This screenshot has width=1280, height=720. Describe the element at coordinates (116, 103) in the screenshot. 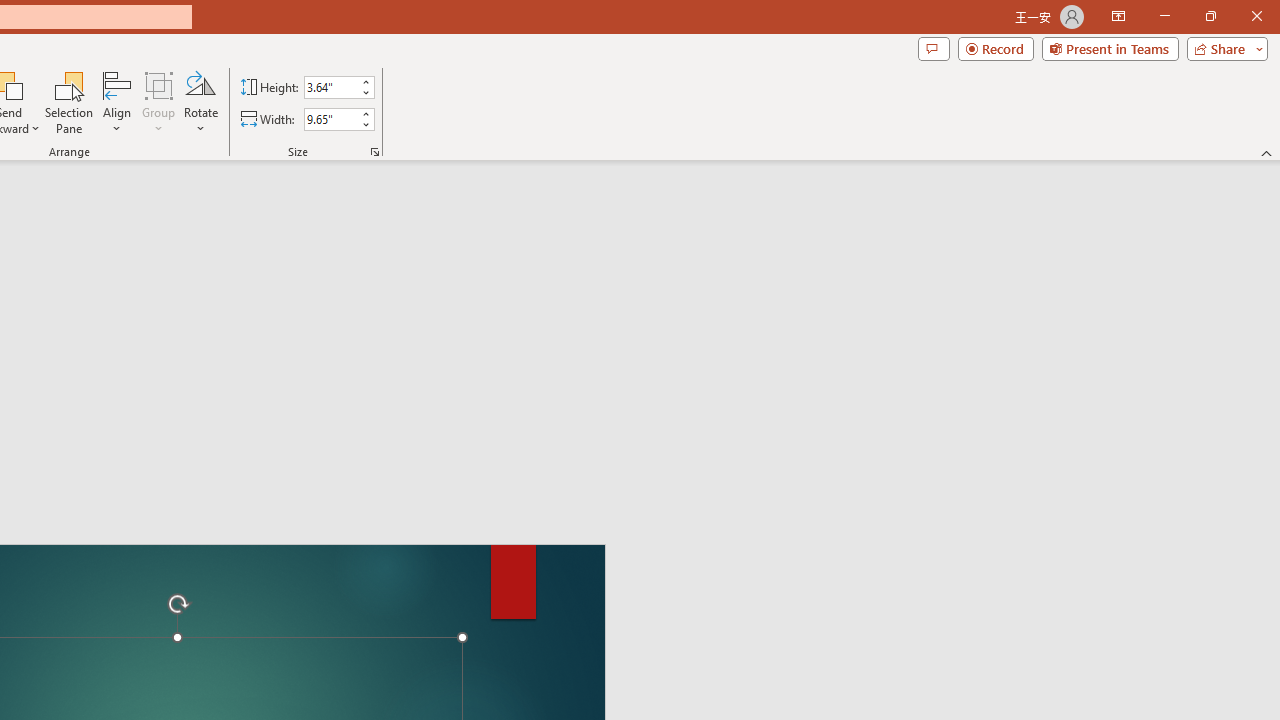

I see `'Align'` at that location.